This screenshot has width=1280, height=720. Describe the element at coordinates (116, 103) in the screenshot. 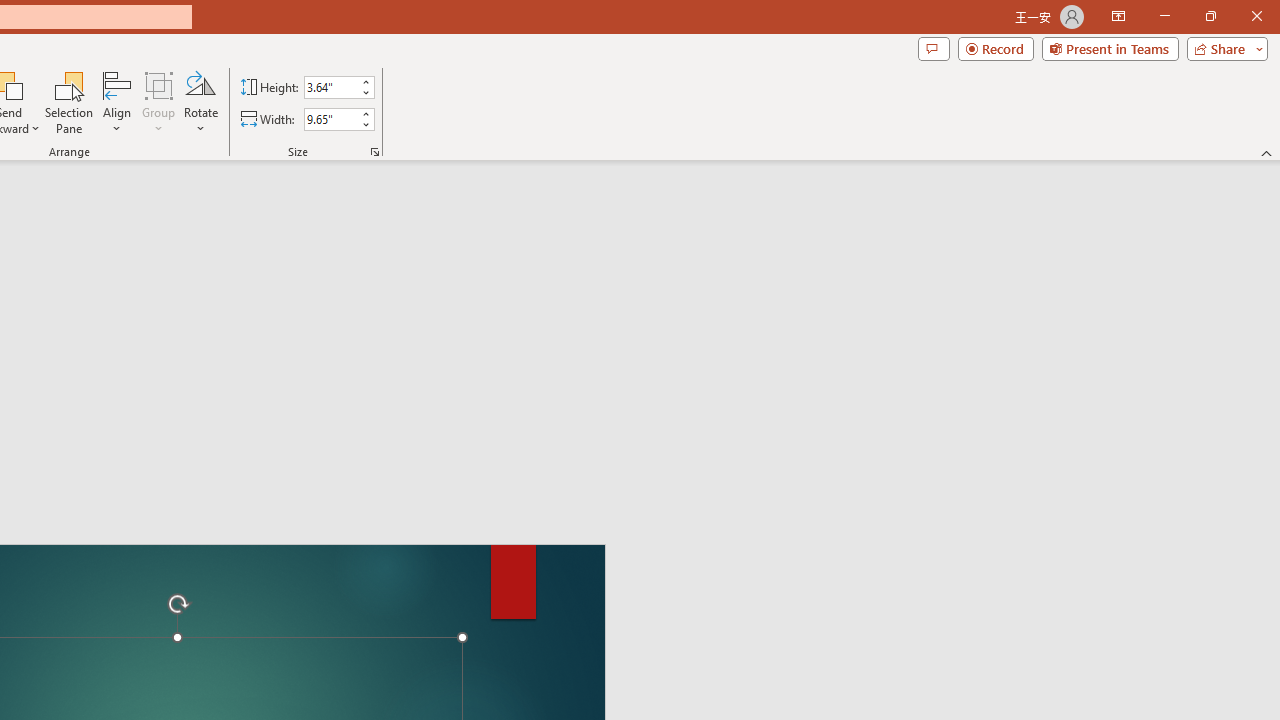

I see `'Align'` at that location.